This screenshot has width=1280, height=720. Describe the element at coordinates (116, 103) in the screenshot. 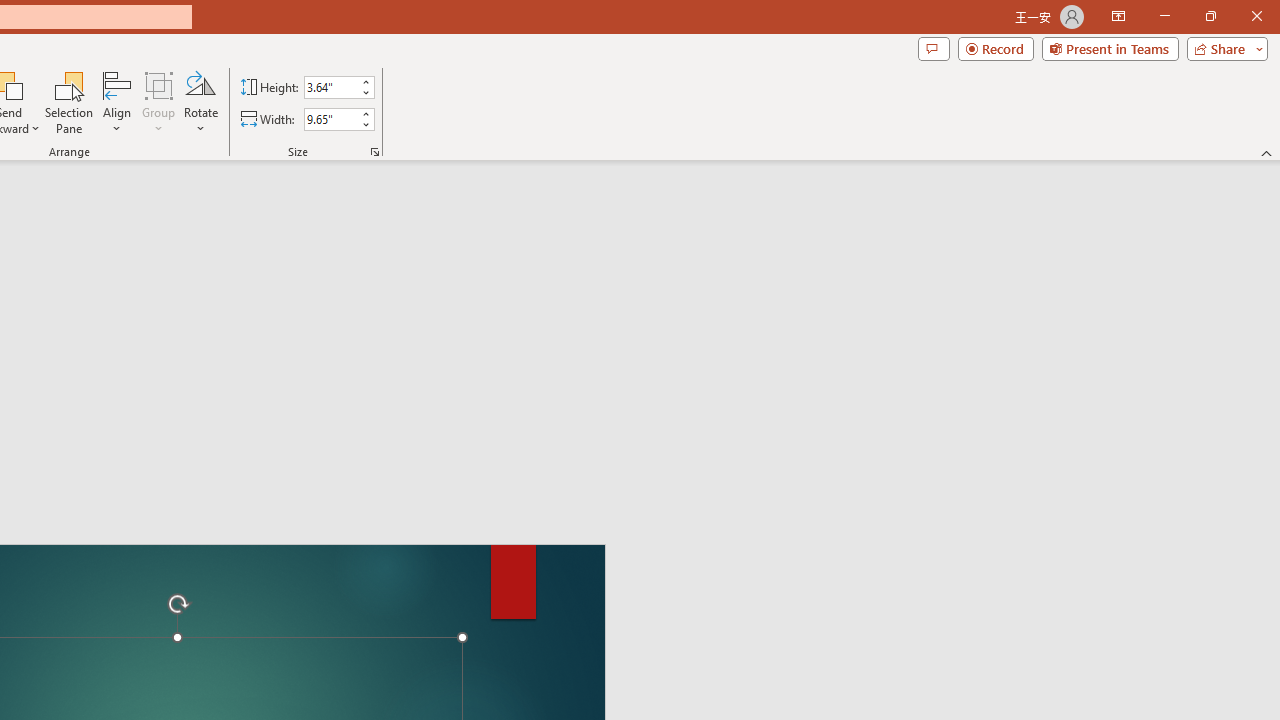

I see `'Align'` at that location.